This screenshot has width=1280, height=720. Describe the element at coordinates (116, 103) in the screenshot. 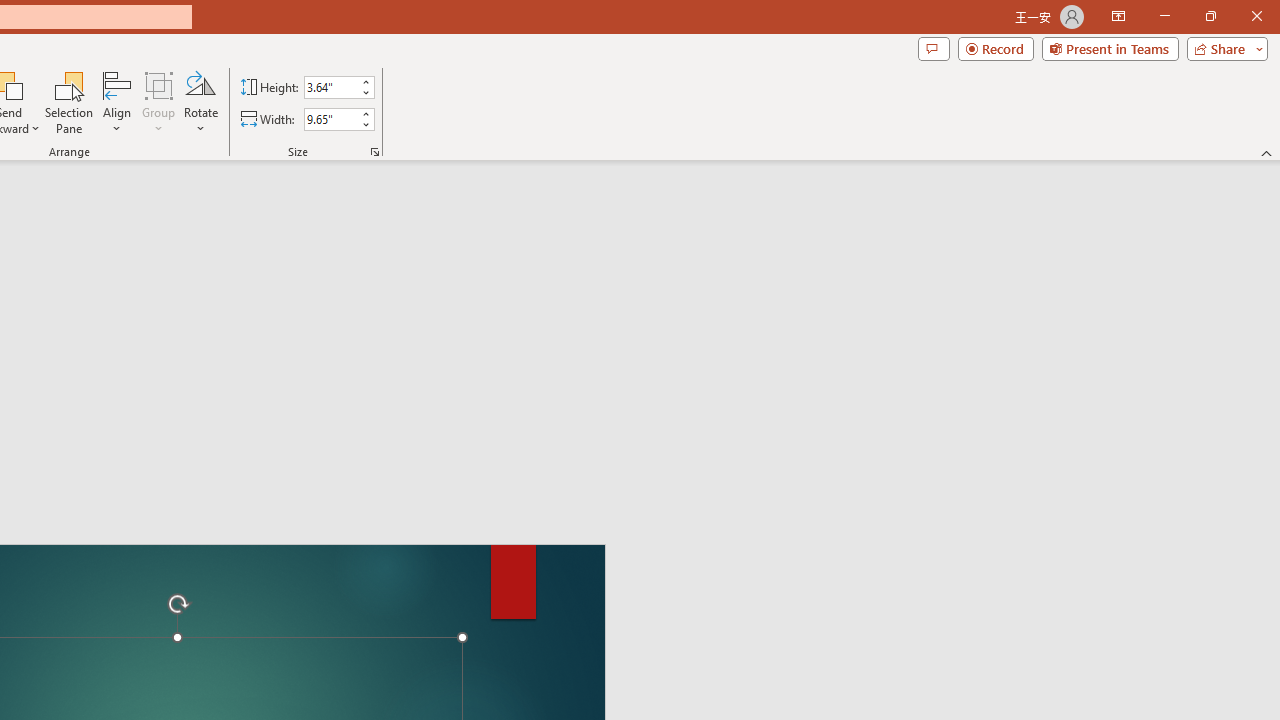

I see `'Align'` at that location.